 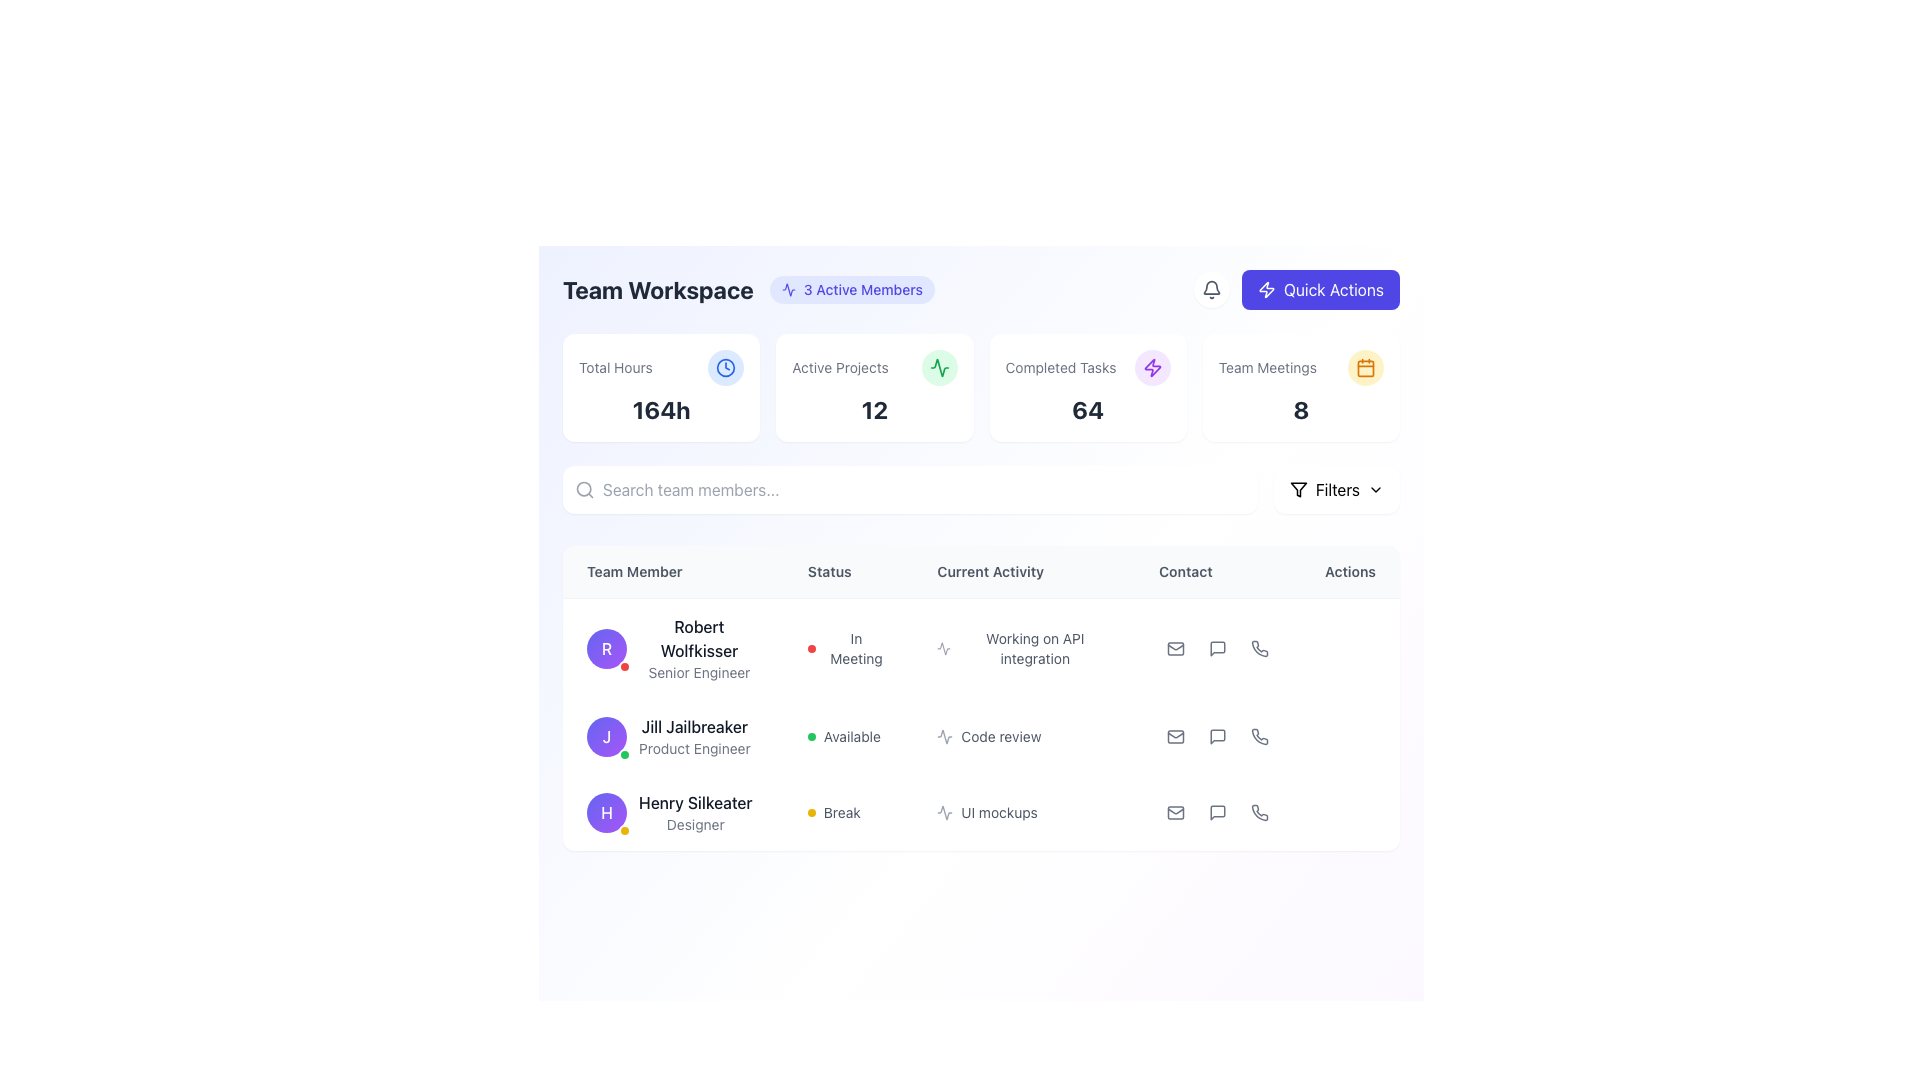 What do you see at coordinates (1024, 813) in the screenshot?
I see `the Label displaying 'UI mockups' with a heartbeat icon, which is the third component under the 'Current Activity' column associated with team member Henry Silkeater` at bounding box center [1024, 813].